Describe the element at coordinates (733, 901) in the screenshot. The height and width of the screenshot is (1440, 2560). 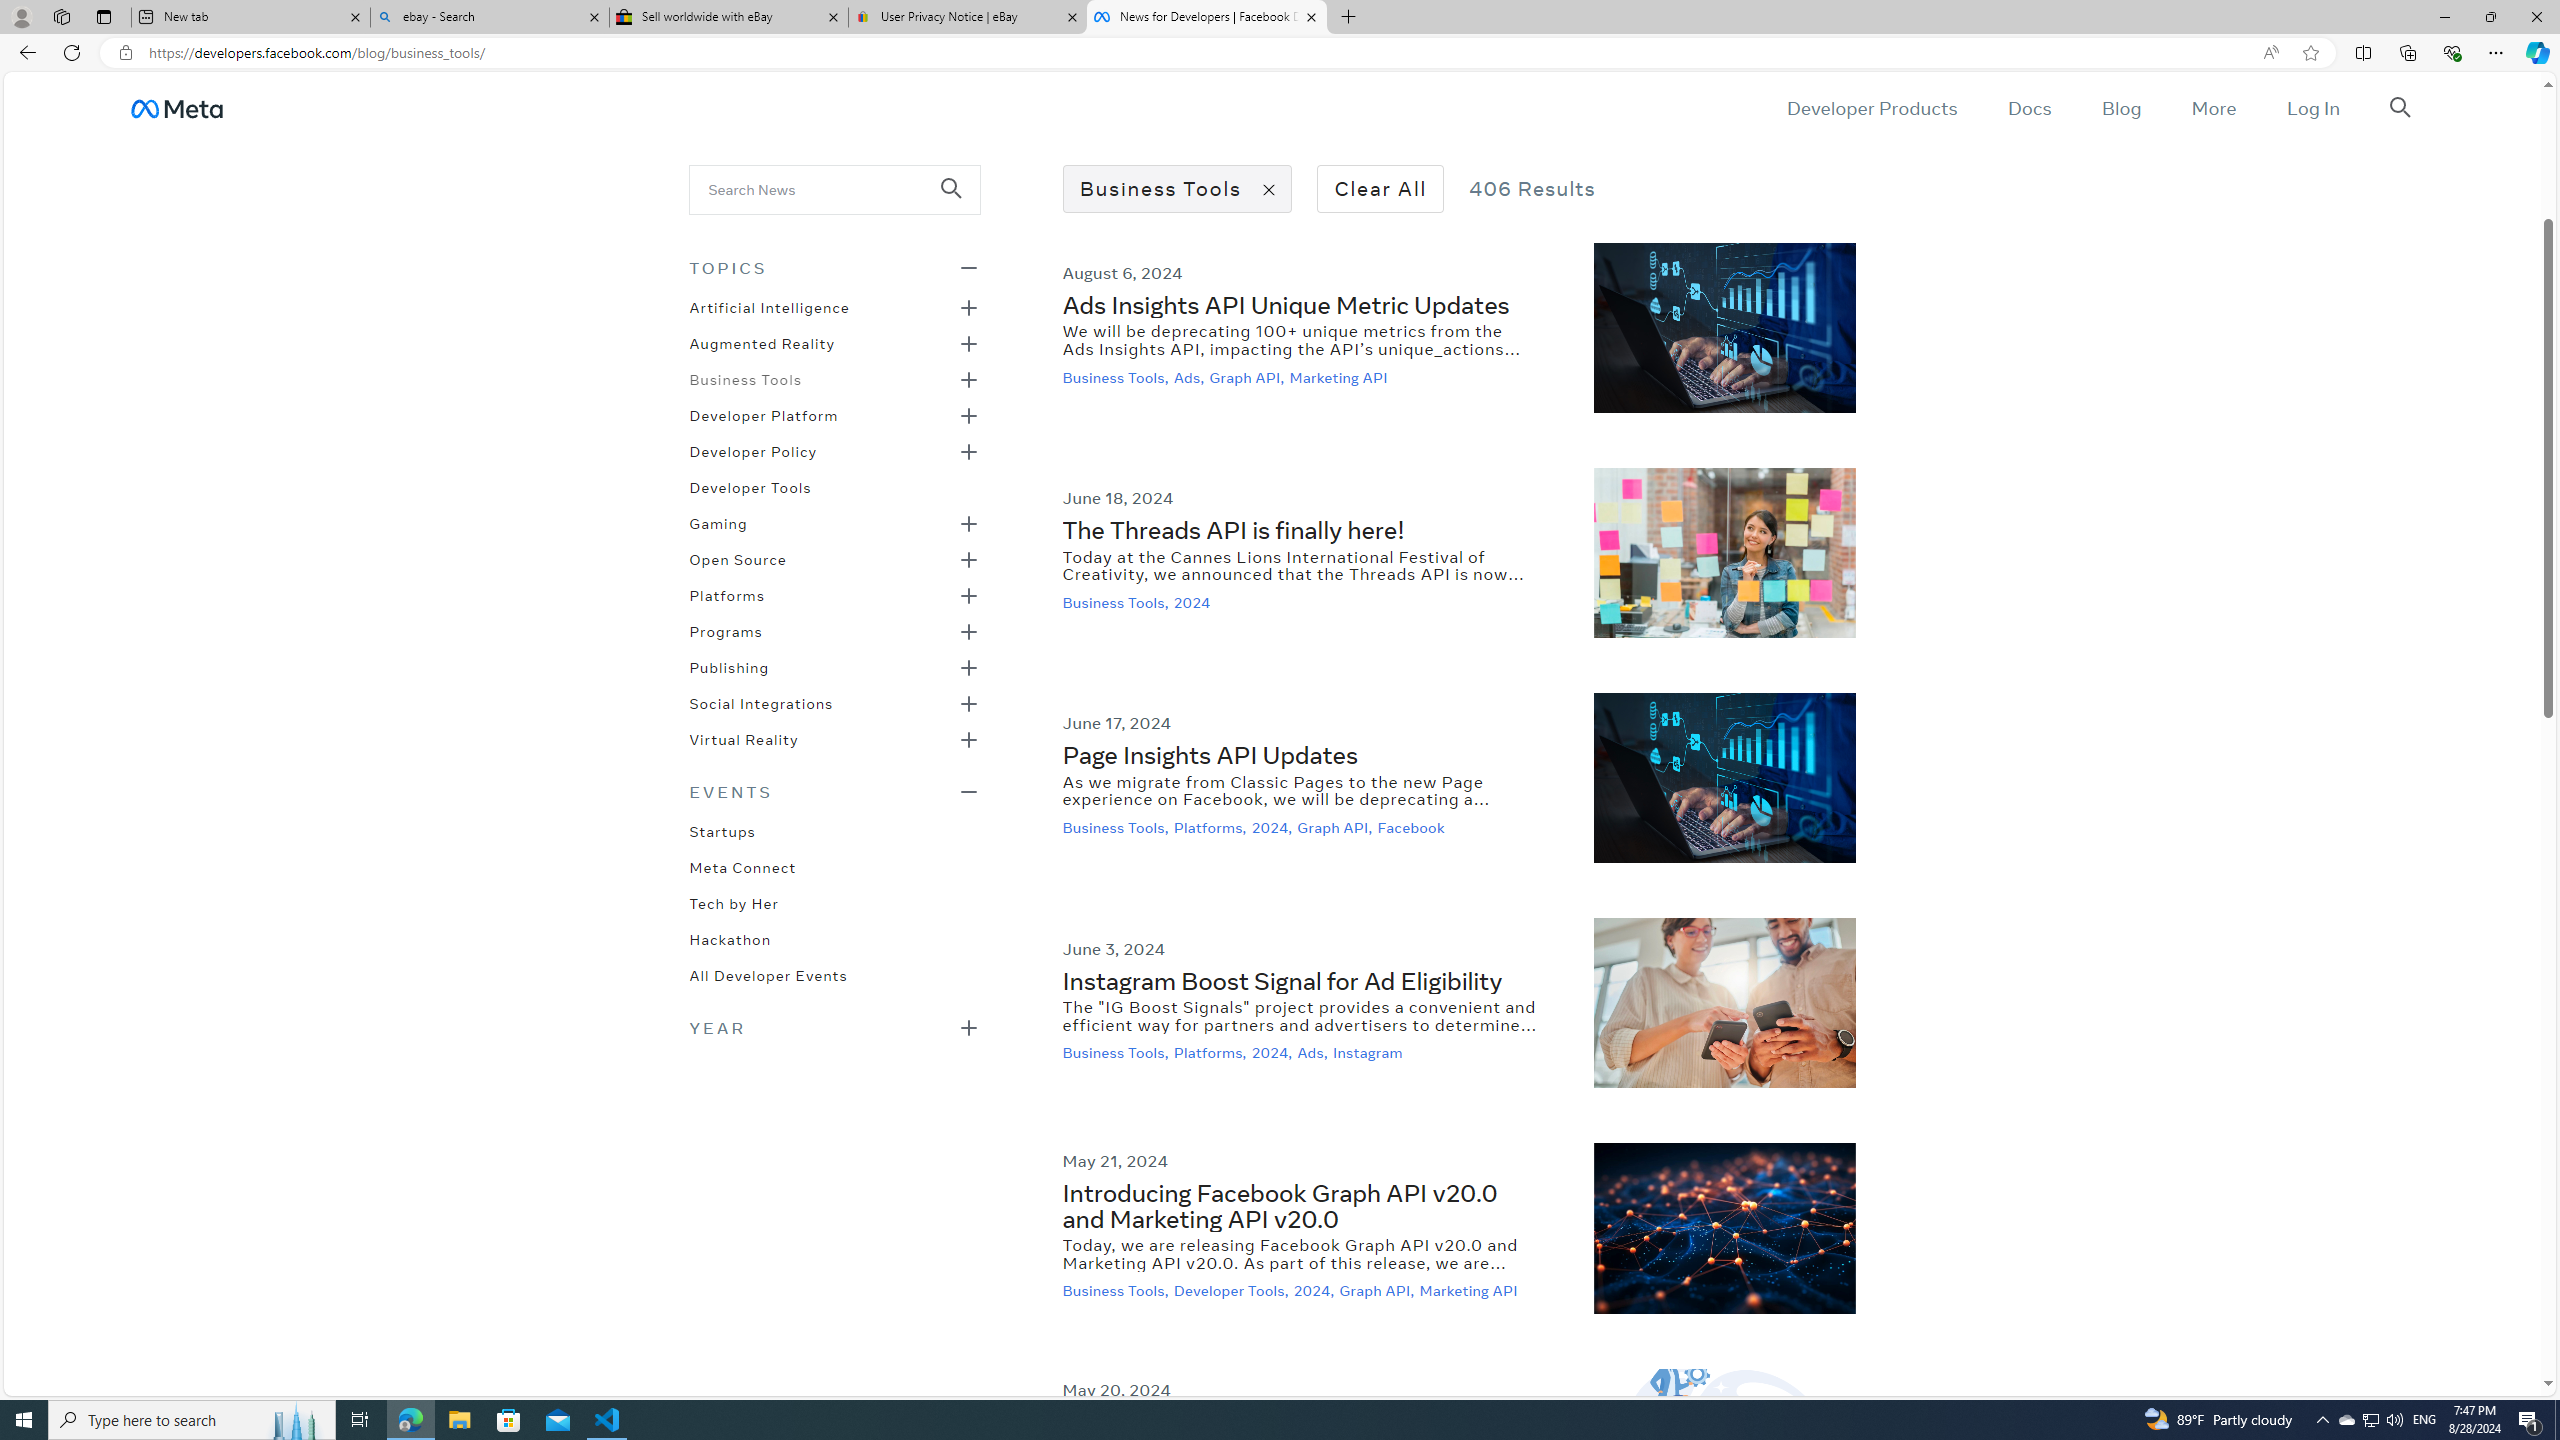
I see `'Tech by Her'` at that location.